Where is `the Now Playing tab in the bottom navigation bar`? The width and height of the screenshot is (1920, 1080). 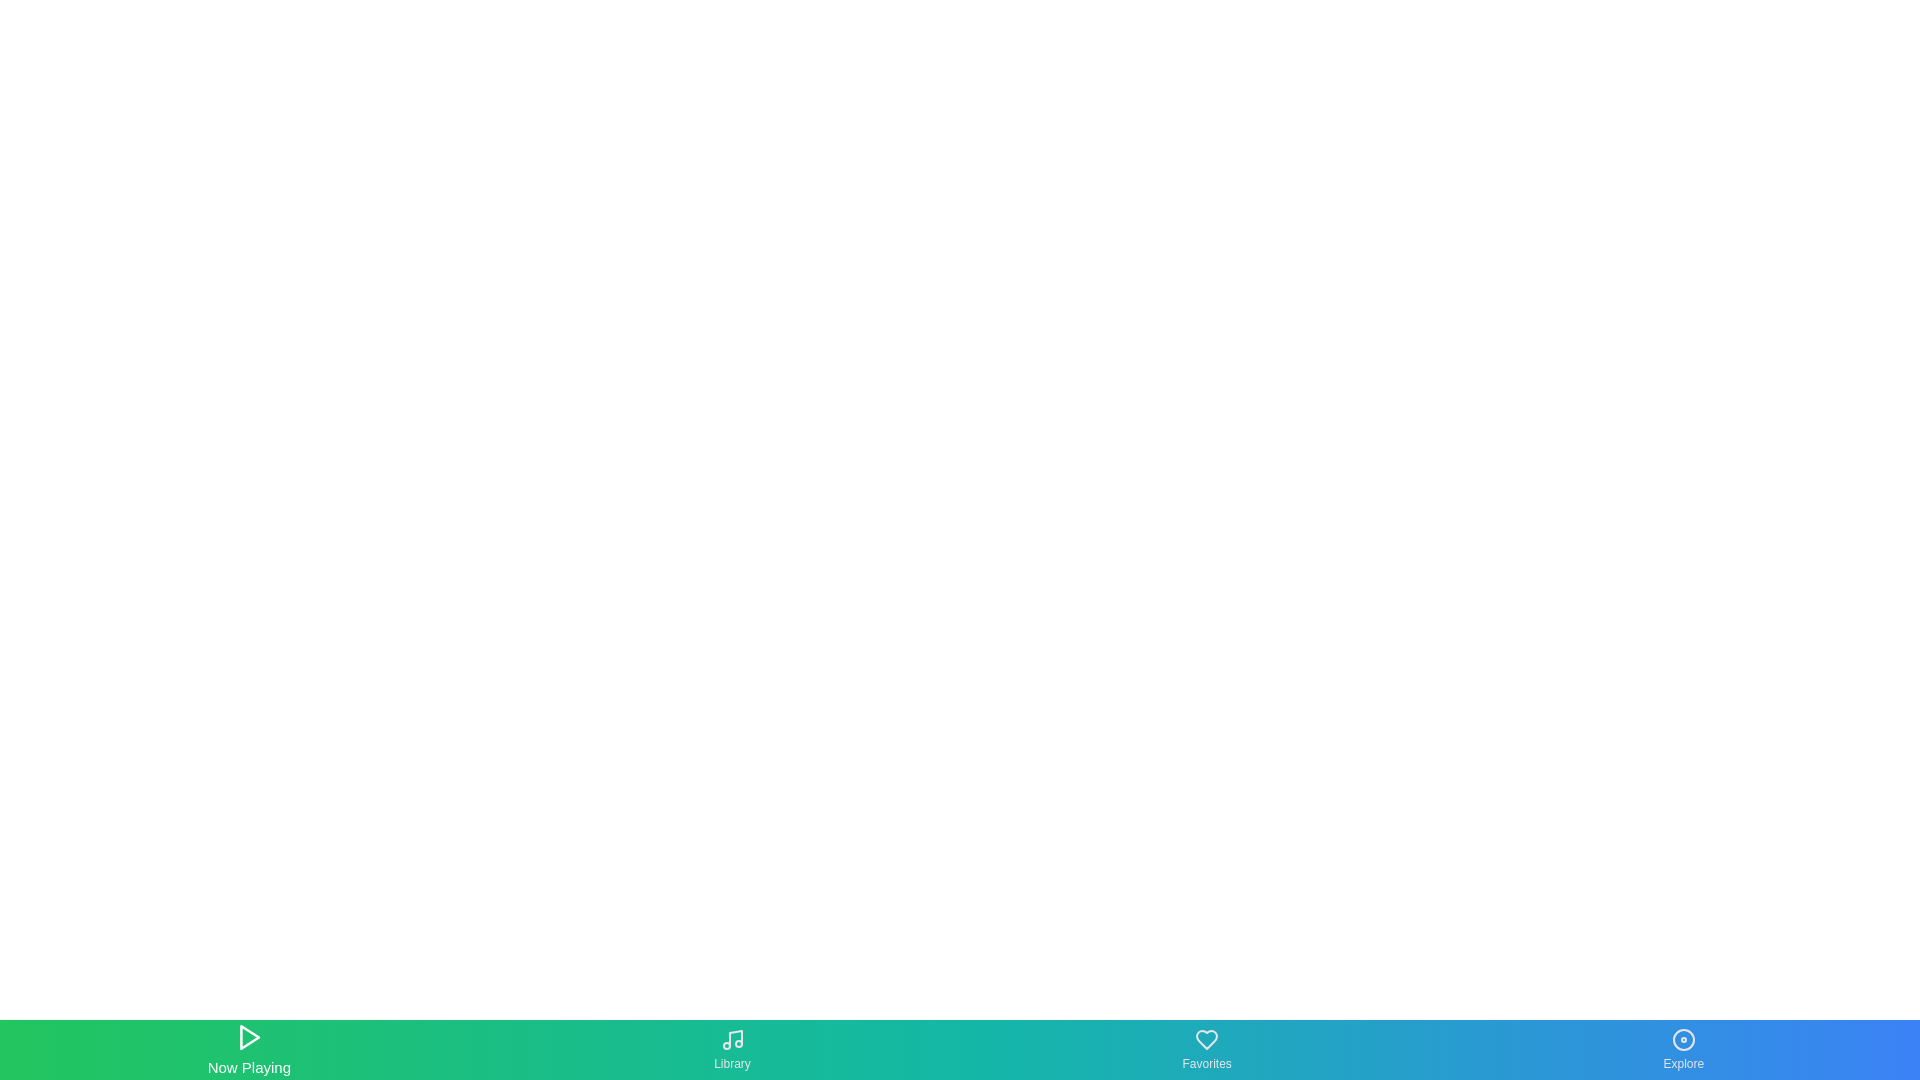
the Now Playing tab in the bottom navigation bar is located at coordinates (248, 1048).